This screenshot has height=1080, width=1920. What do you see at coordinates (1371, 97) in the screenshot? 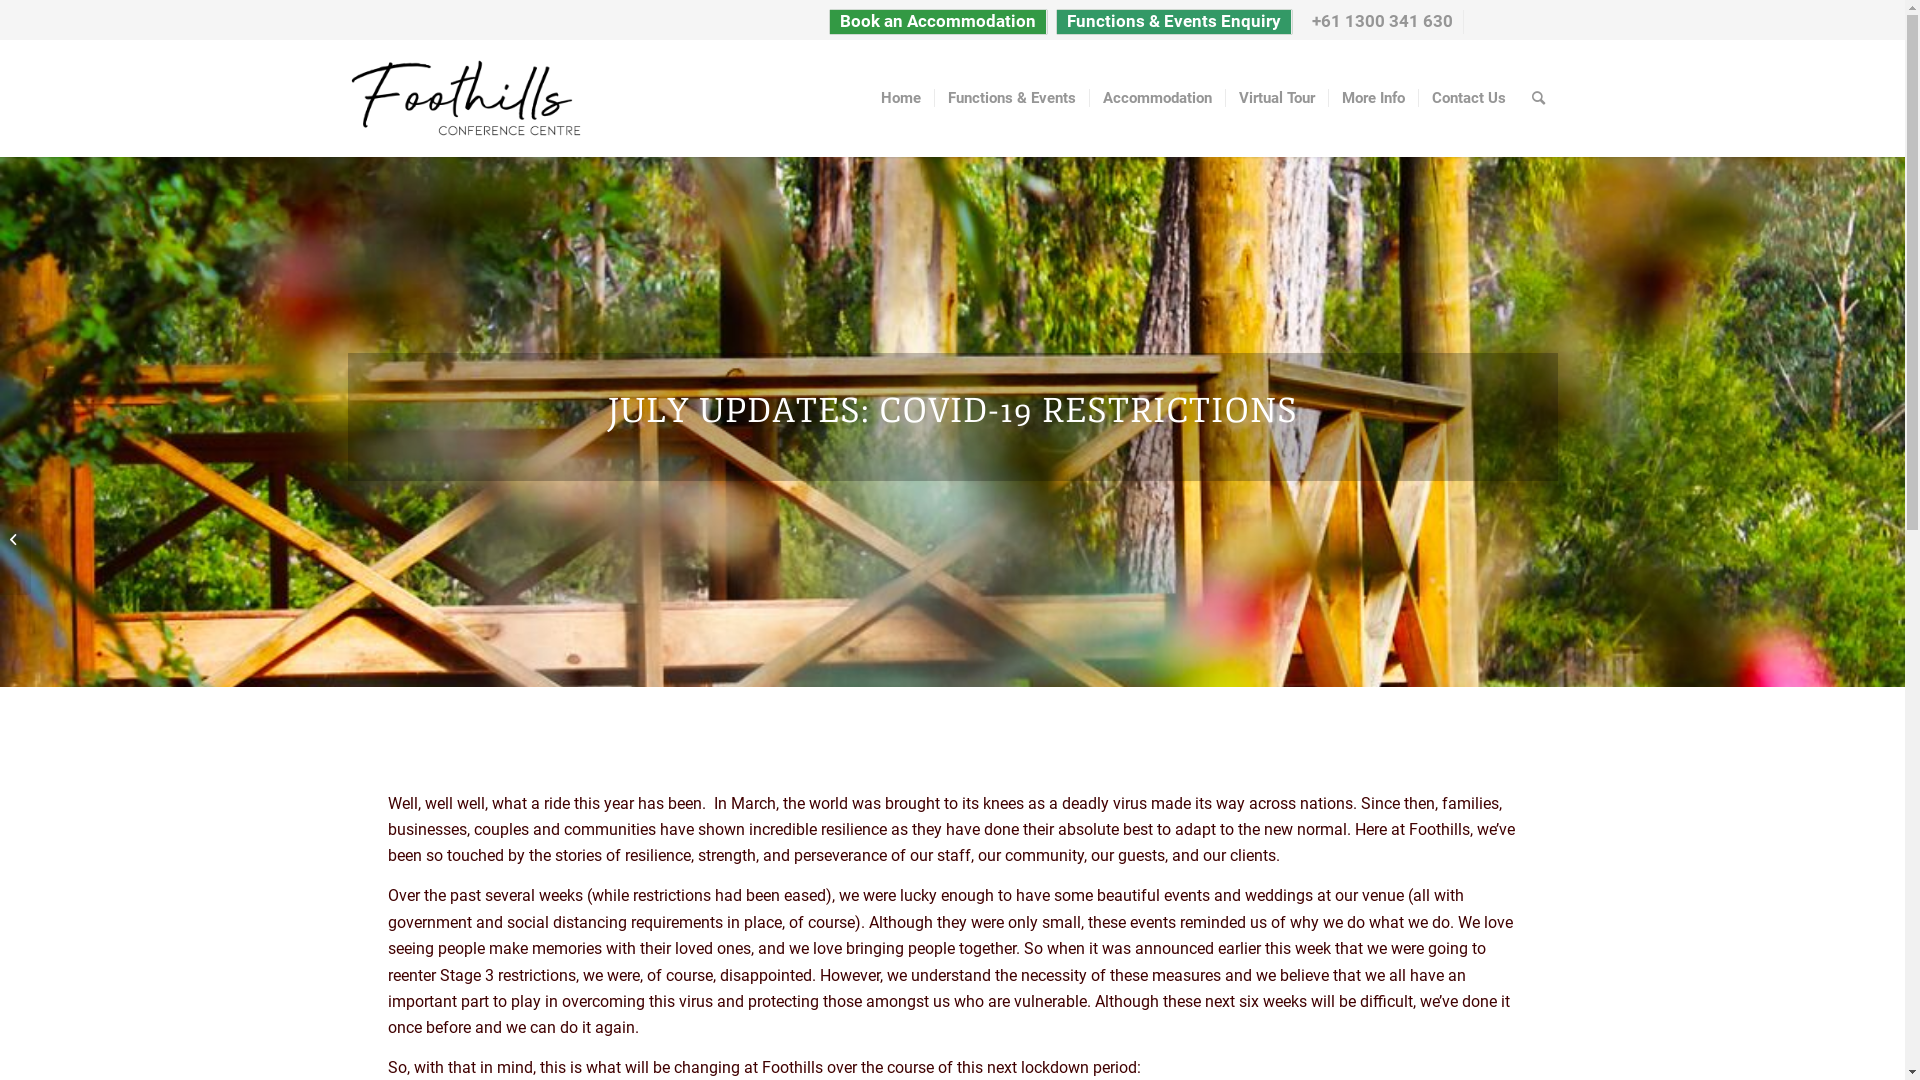
I see `'More Info'` at bounding box center [1371, 97].